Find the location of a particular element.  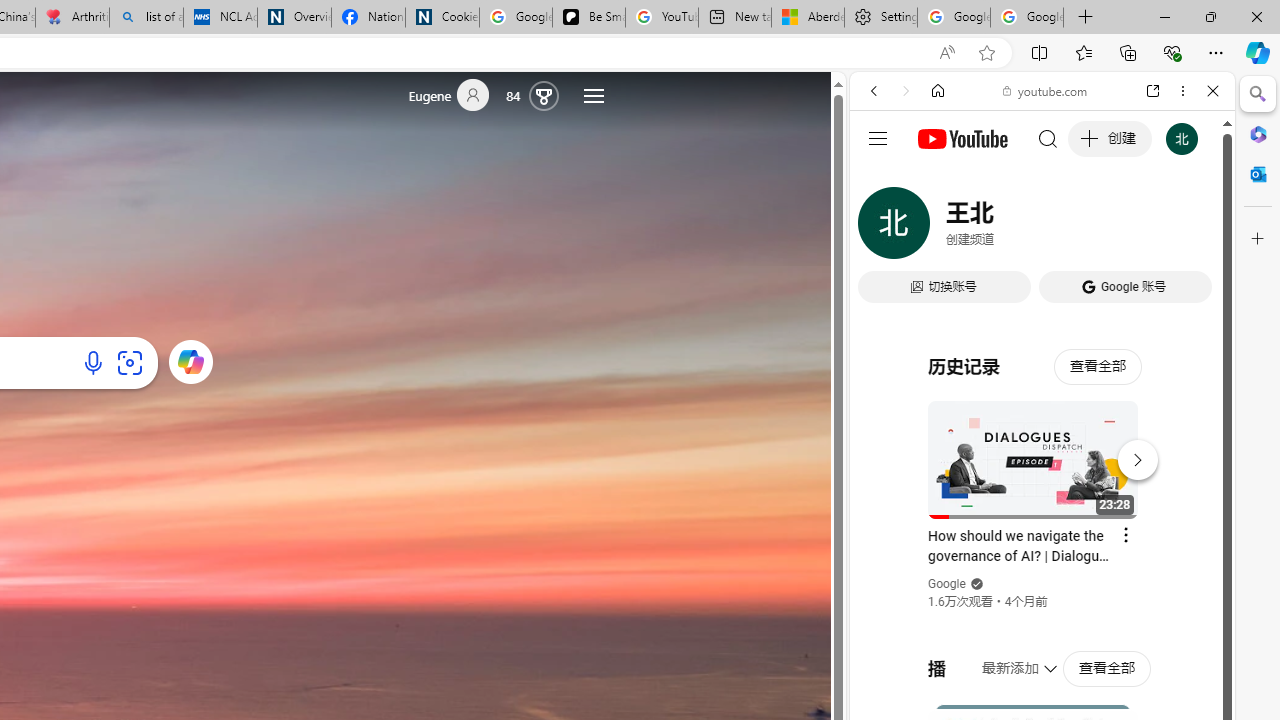

'Cookies' is located at coordinates (441, 17).